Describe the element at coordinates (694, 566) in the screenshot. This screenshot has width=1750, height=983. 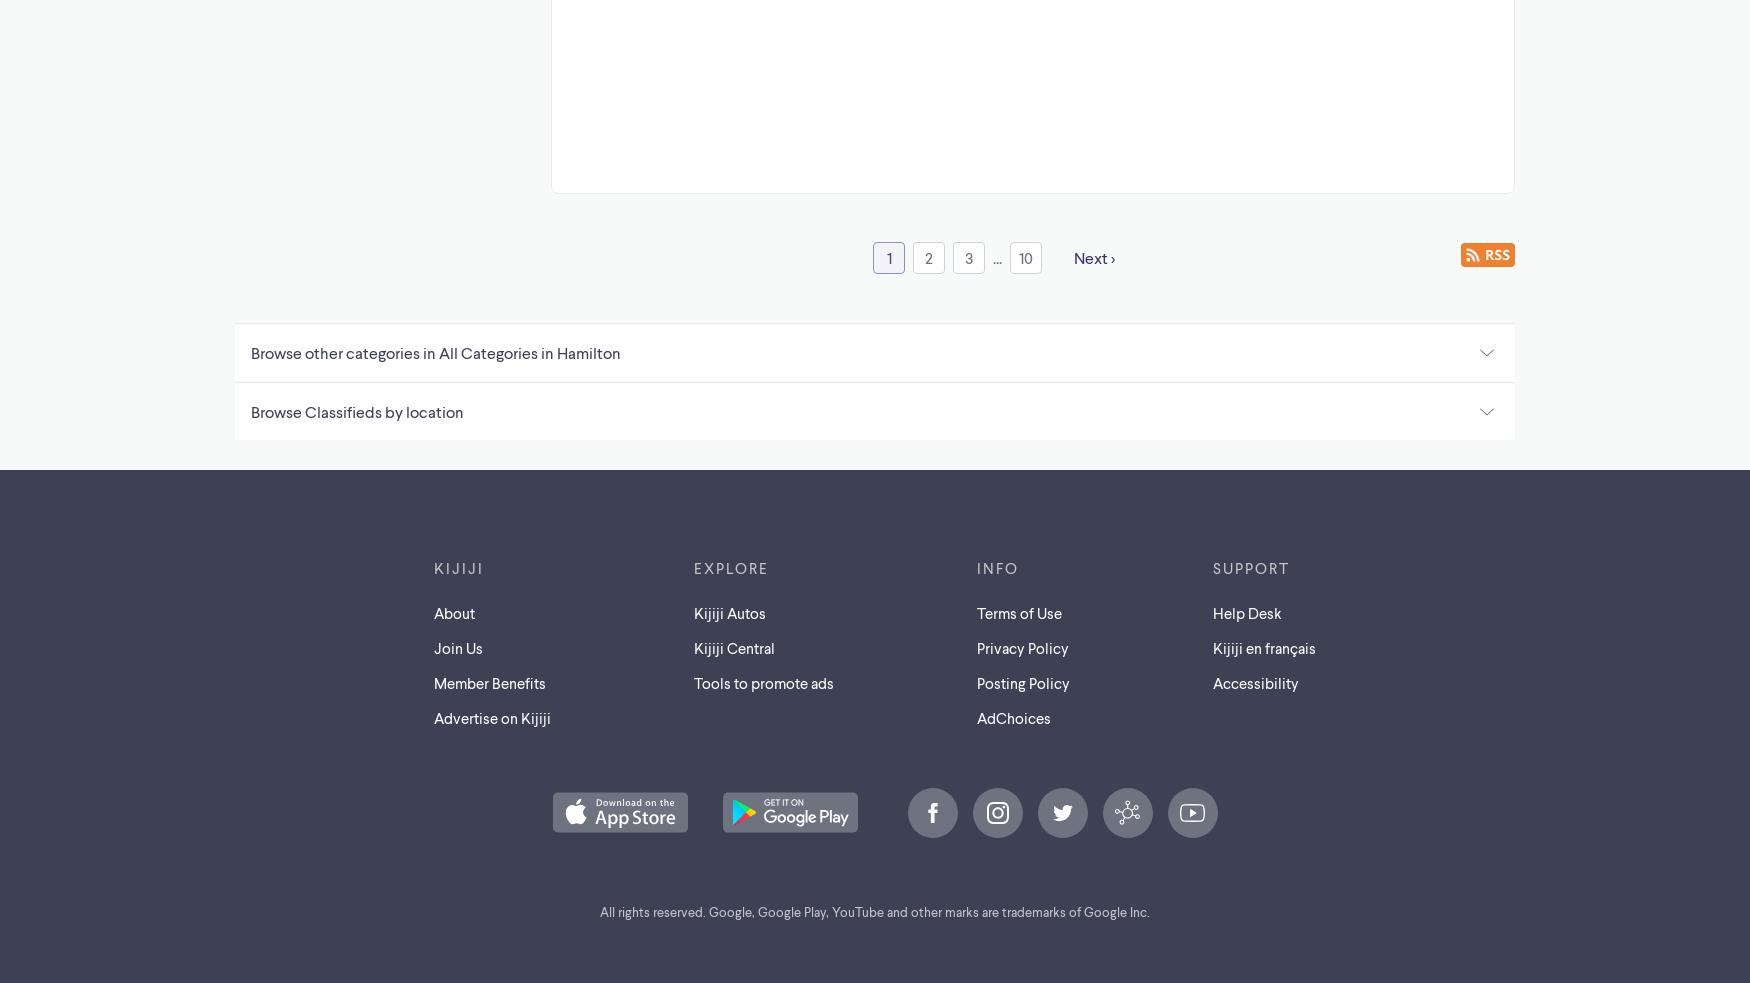
I see `'Explore'` at that location.